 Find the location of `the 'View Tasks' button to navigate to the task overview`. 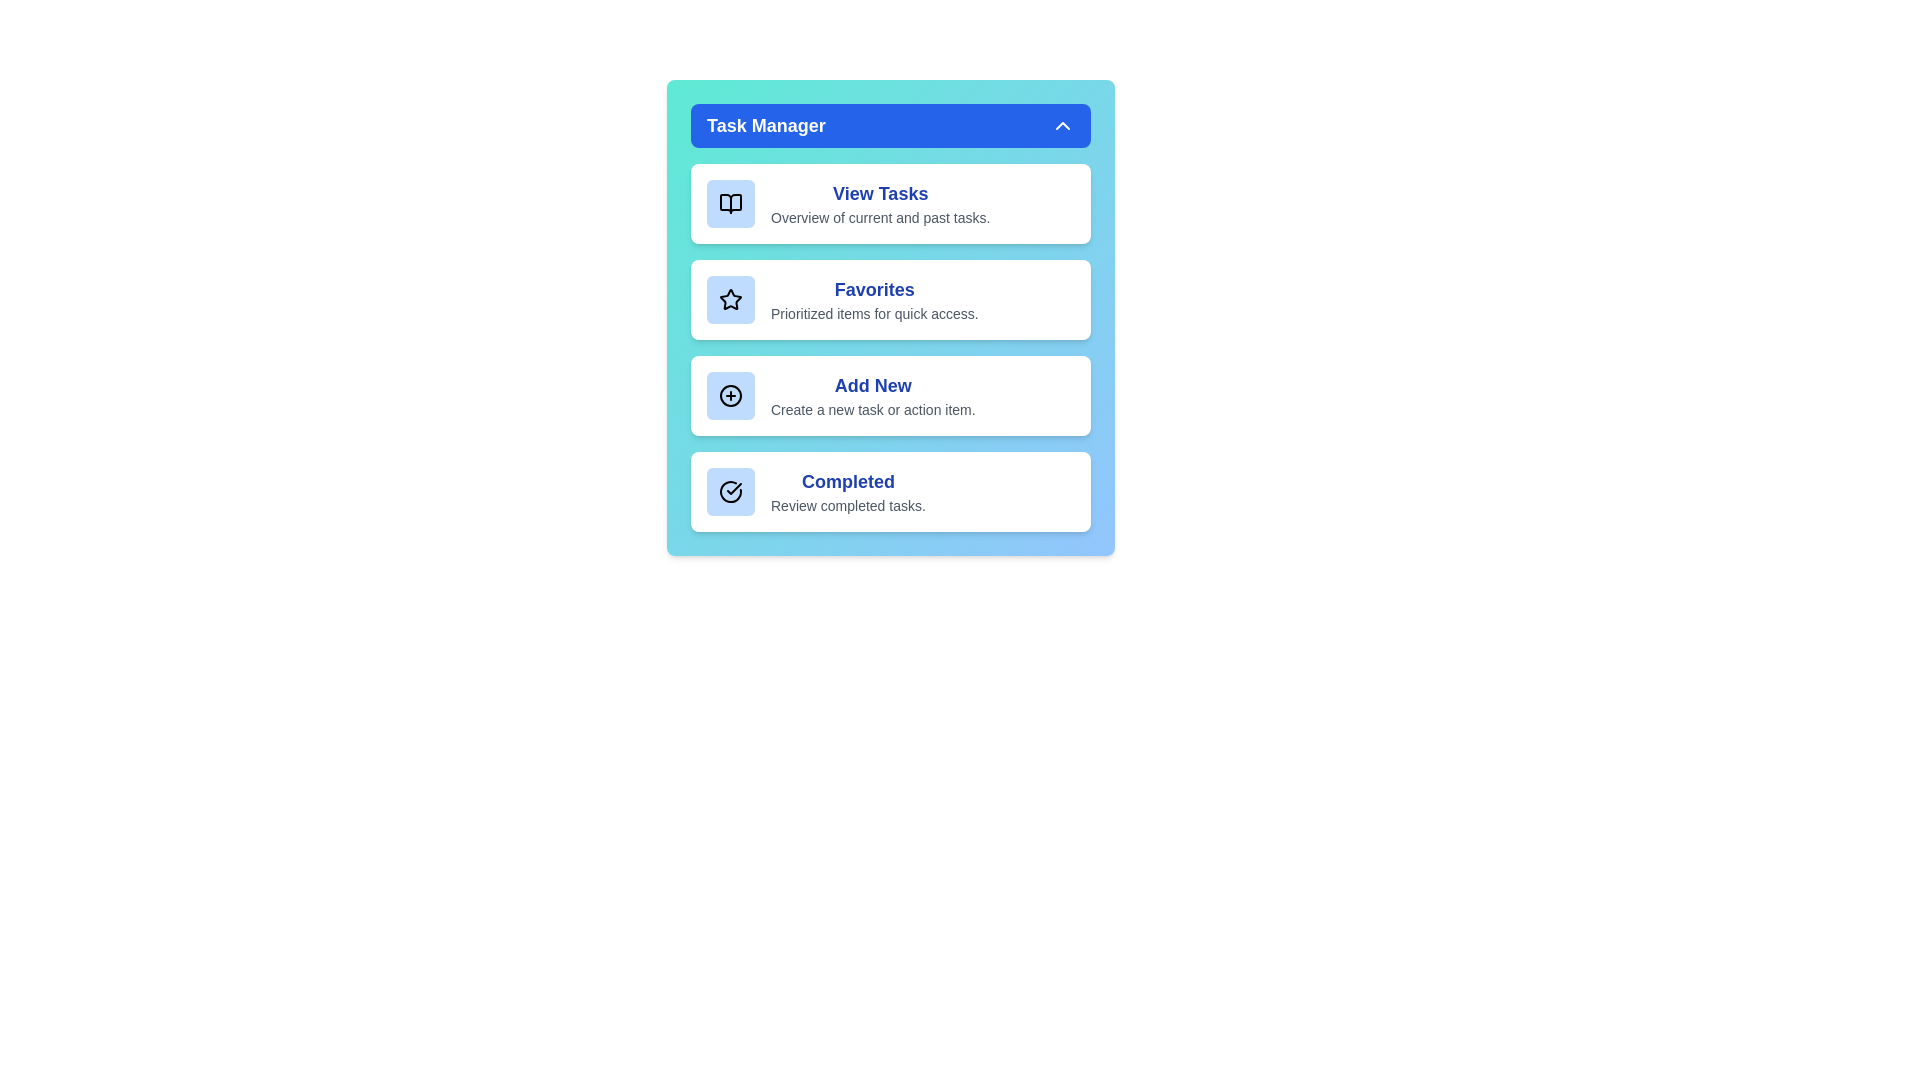

the 'View Tasks' button to navigate to the task overview is located at coordinates (879, 193).